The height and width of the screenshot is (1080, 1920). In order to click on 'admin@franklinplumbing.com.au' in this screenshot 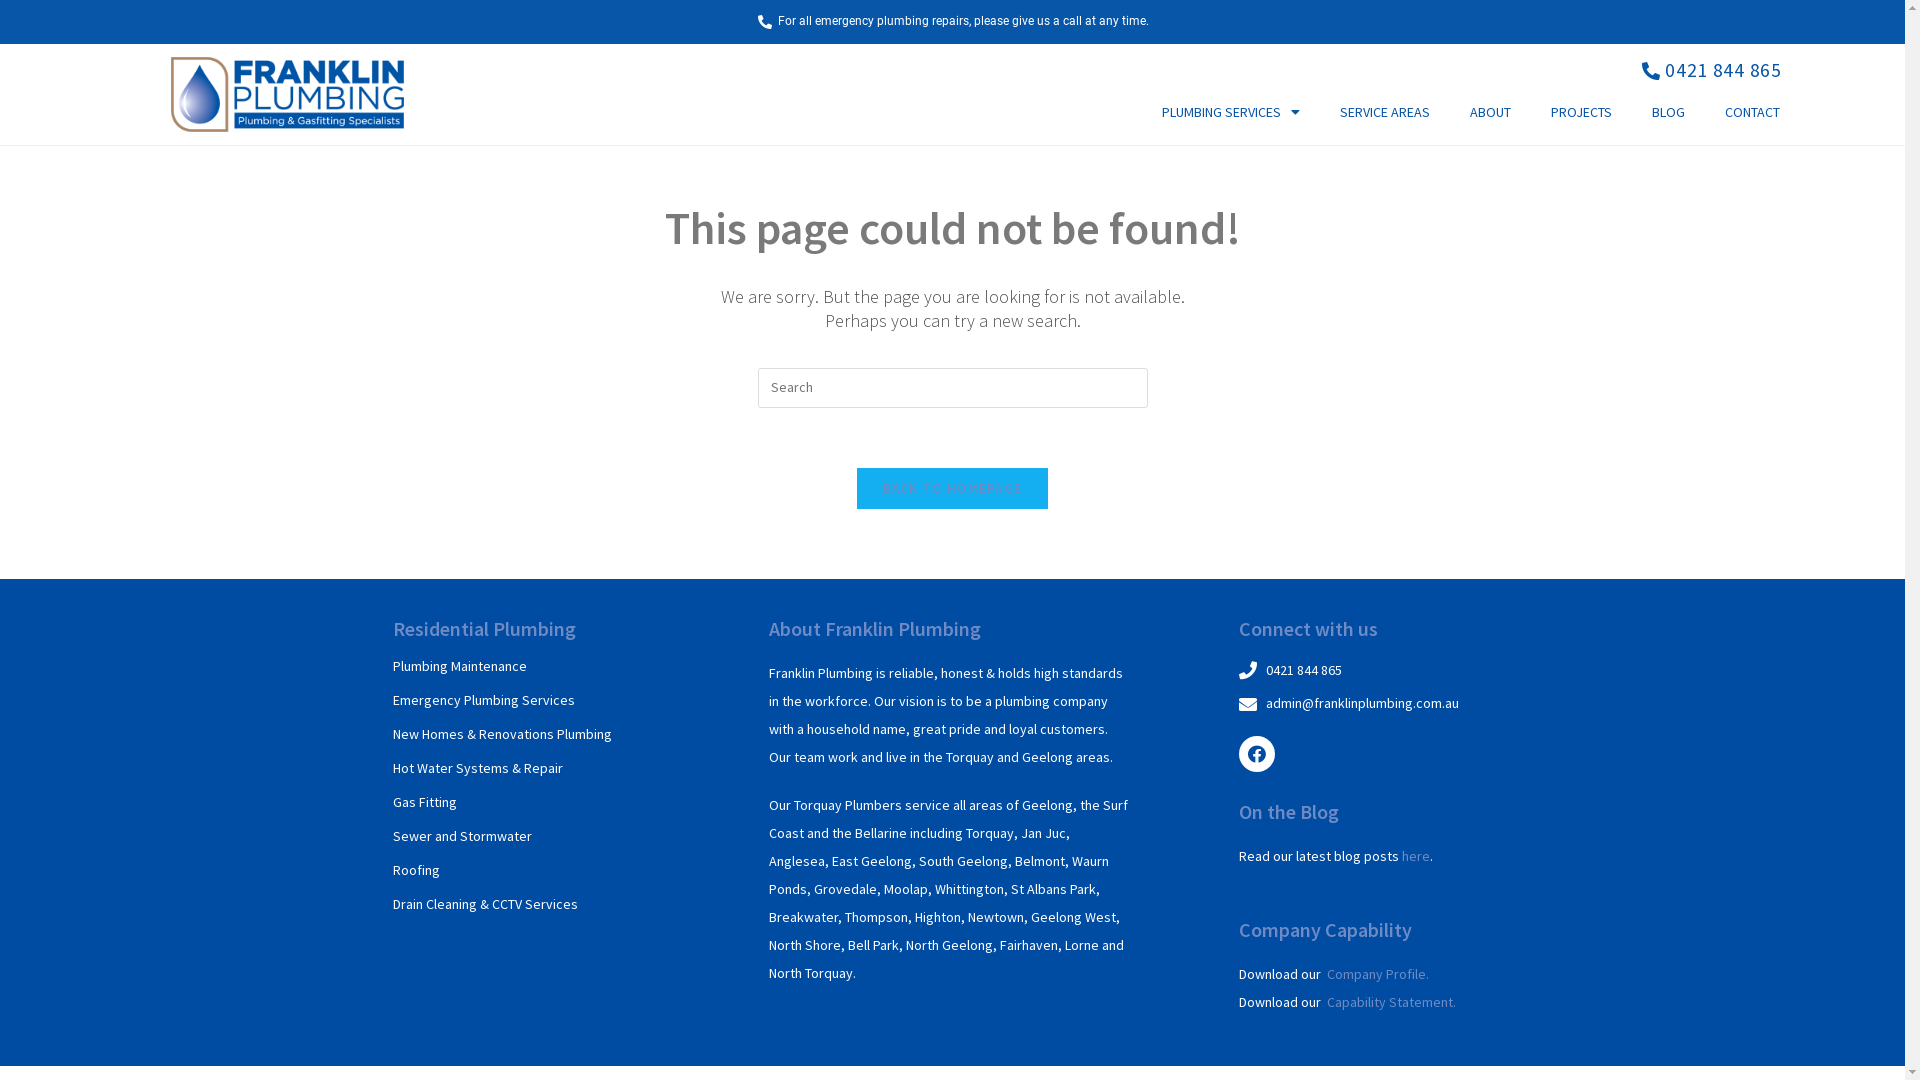, I will do `click(1376, 703)`.